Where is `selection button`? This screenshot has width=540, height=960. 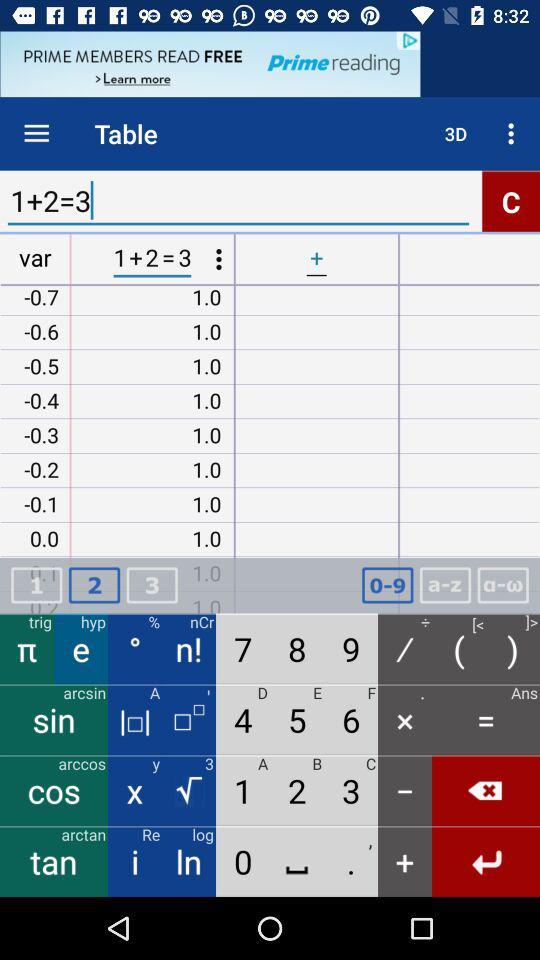
selection button is located at coordinates (502, 585).